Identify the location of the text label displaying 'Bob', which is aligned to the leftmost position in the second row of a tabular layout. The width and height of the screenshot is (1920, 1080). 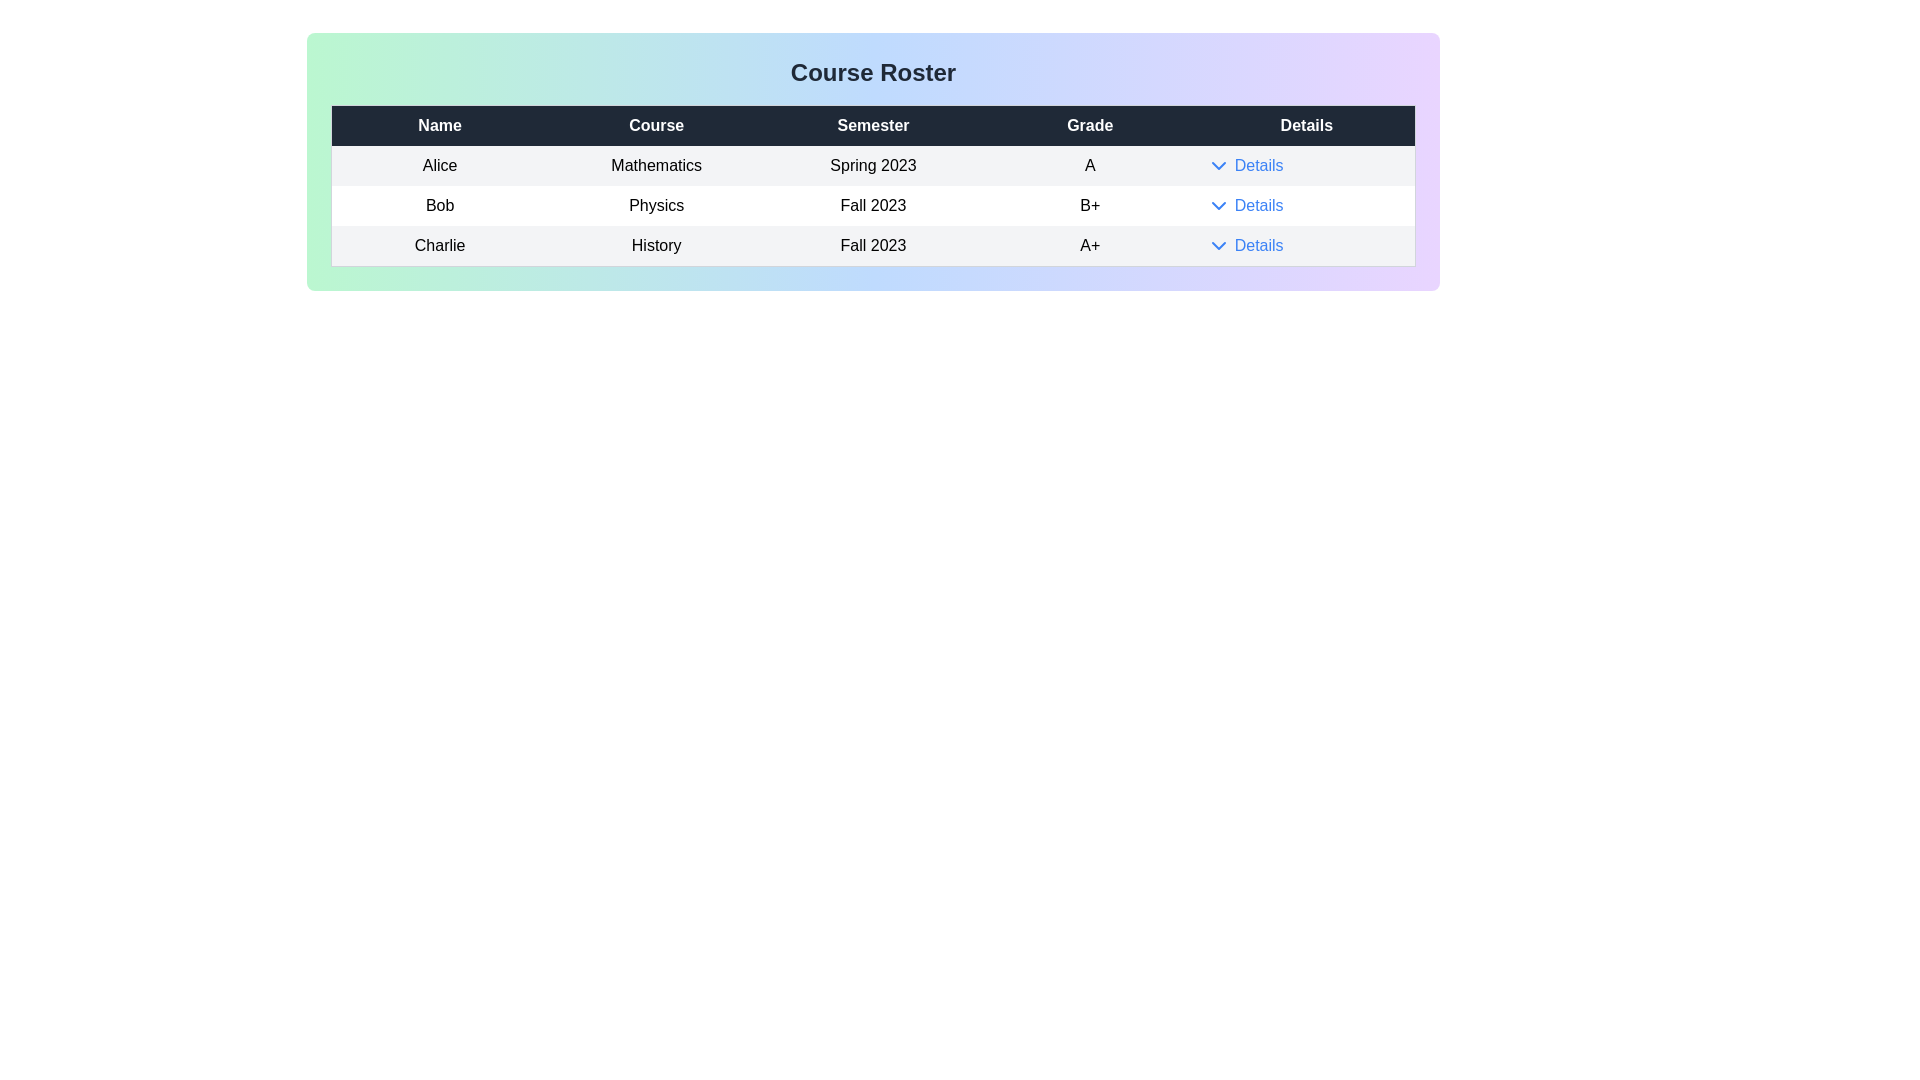
(438, 205).